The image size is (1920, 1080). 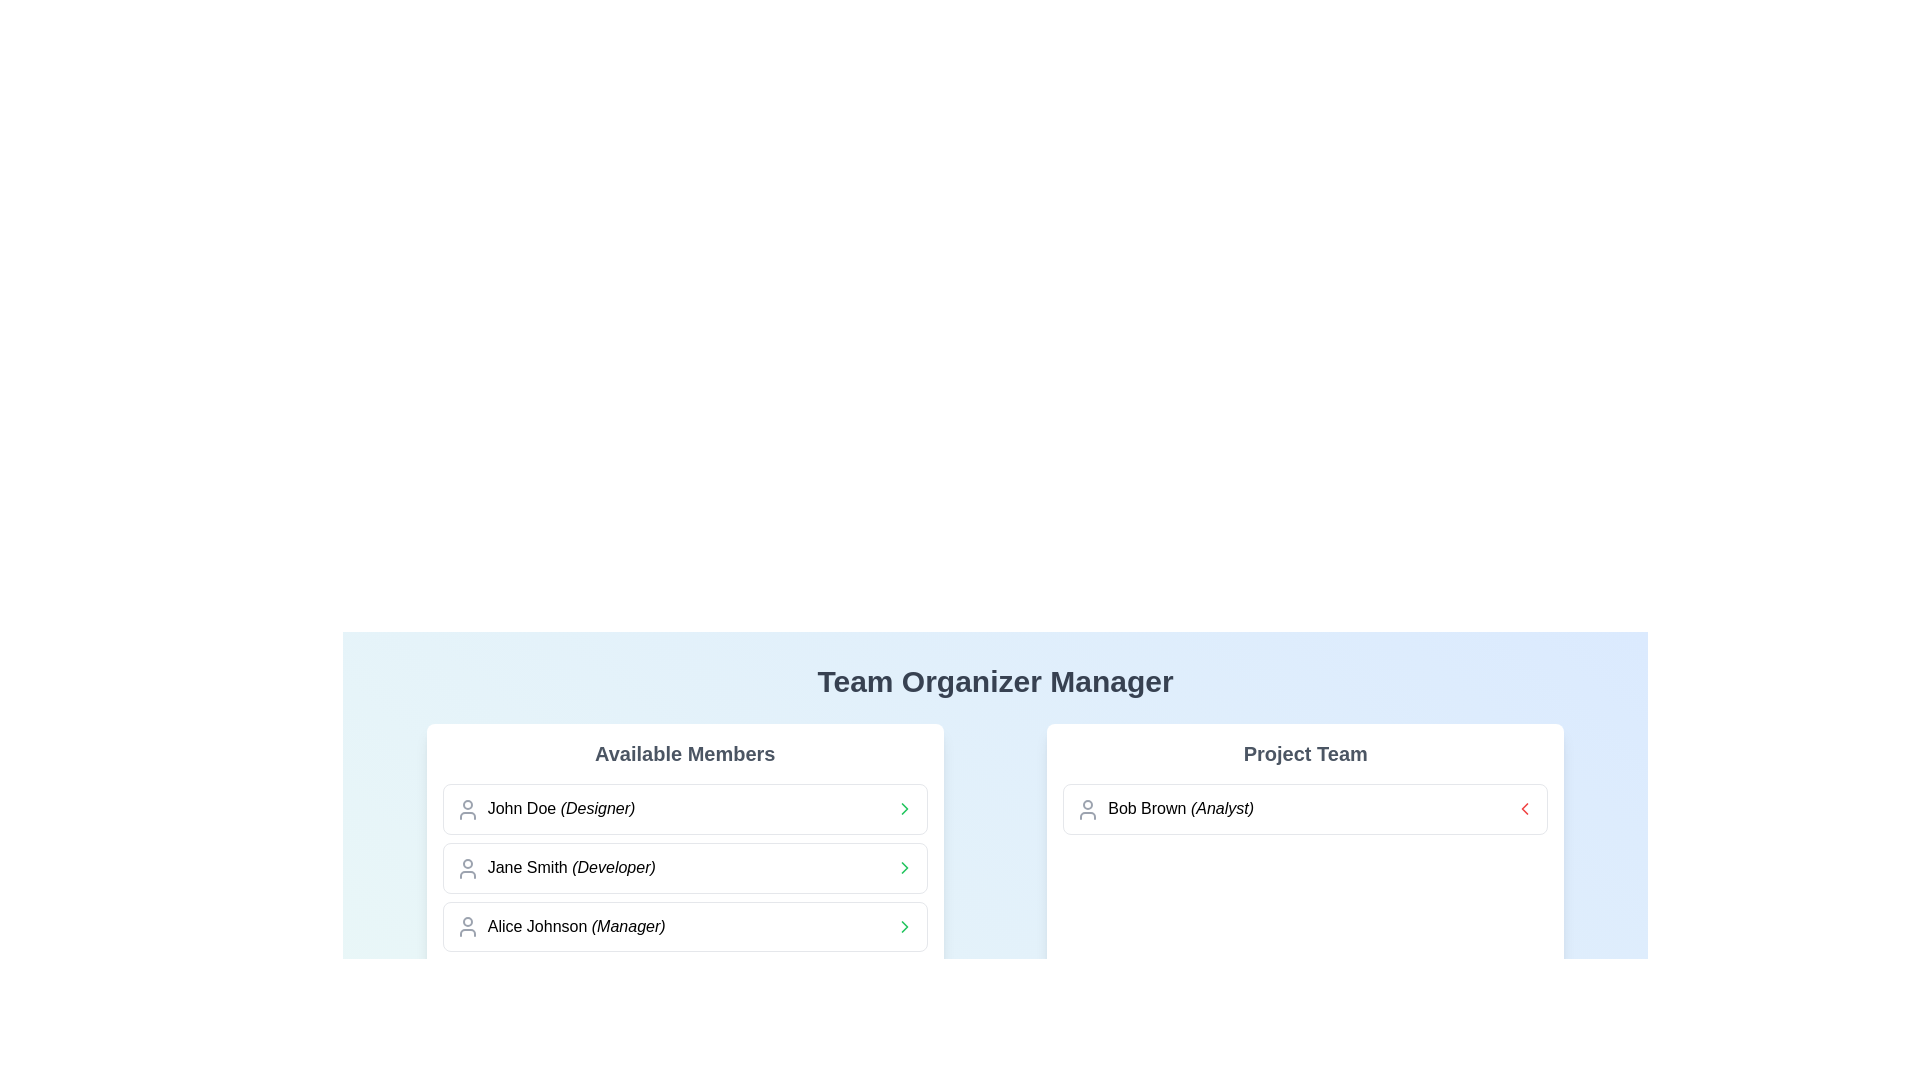 I want to click on the text label that identifies the second team member in the 'Available Members' section, positioned between 'John Doe (Designer)' and 'Alice Johnson (Manager)', so click(x=555, y=867).